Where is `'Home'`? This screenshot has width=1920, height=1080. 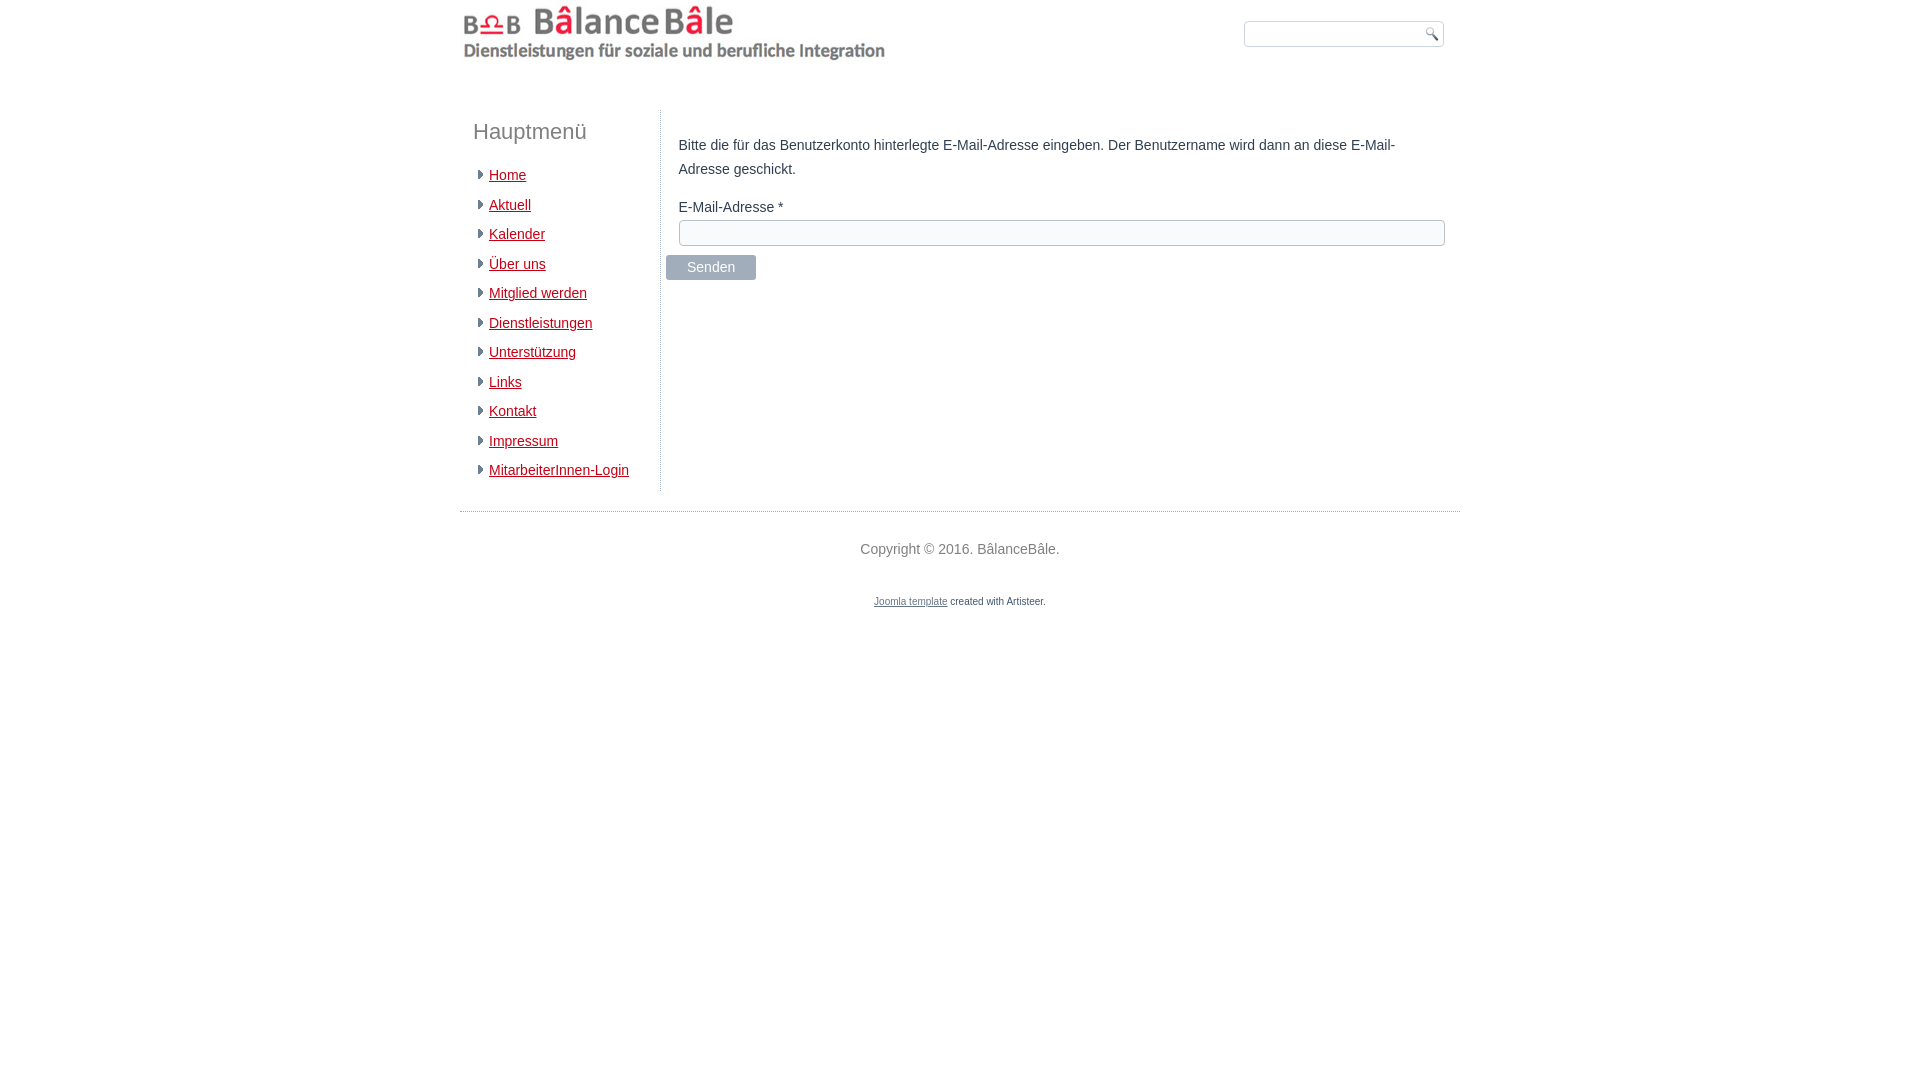
'Home' is located at coordinates (489, 173).